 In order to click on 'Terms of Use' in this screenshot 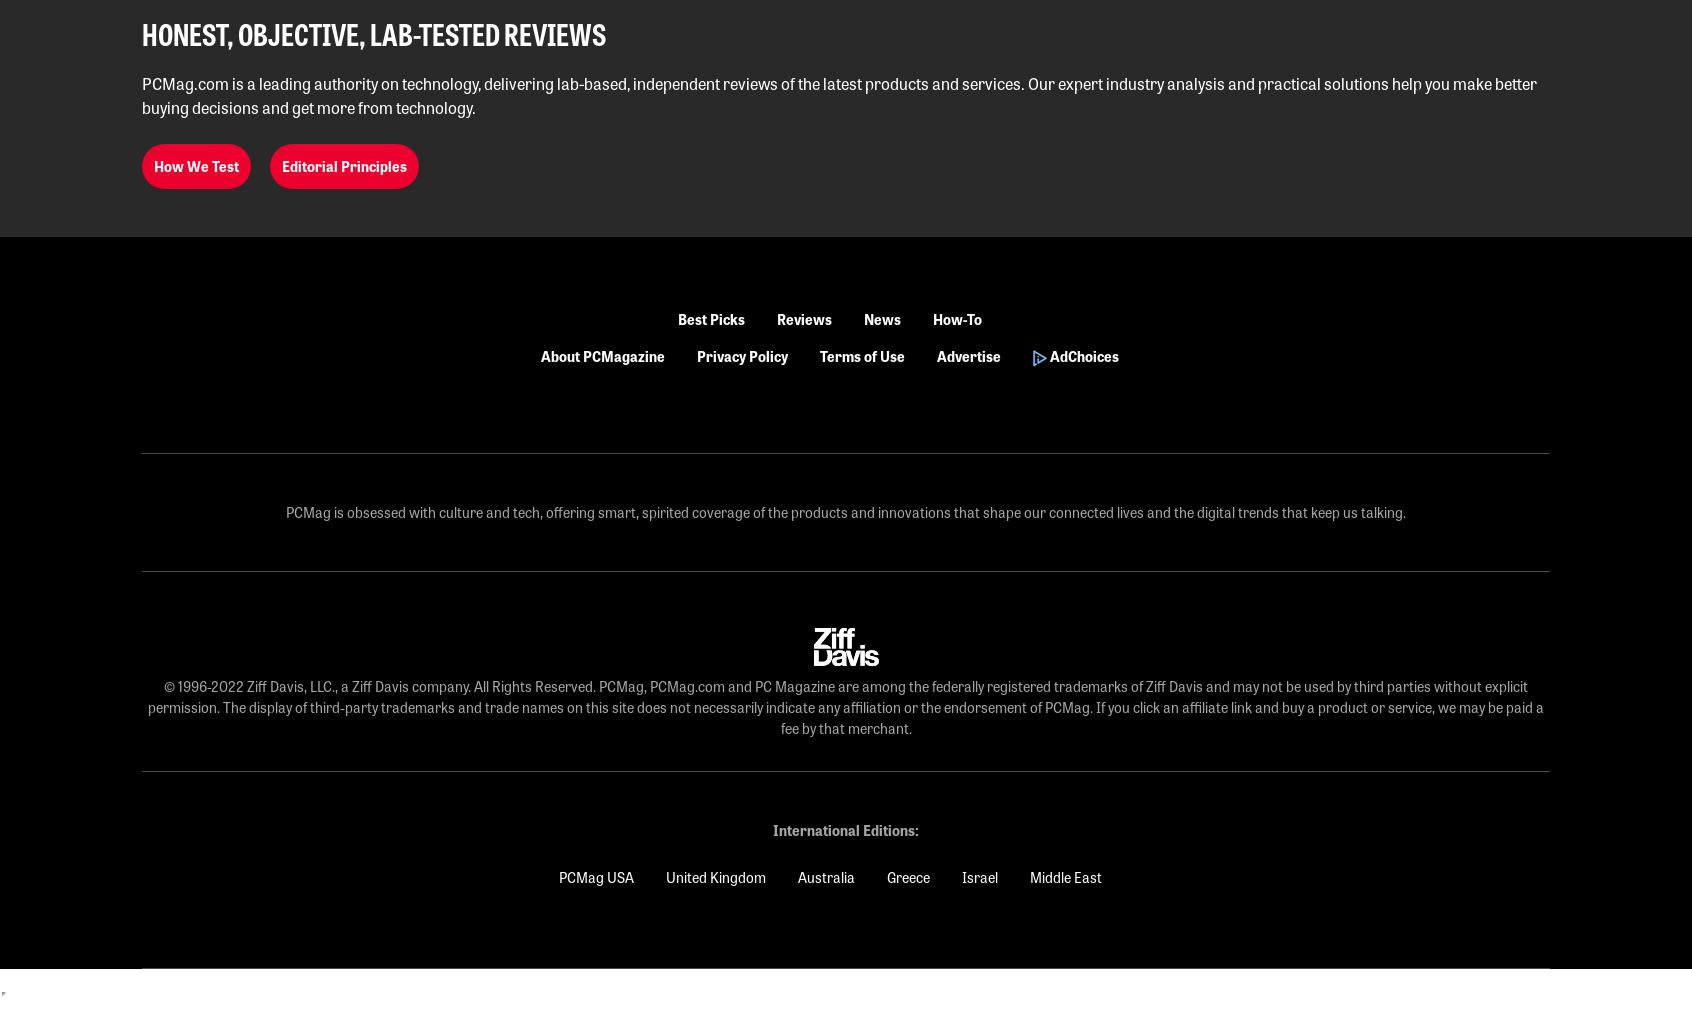, I will do `click(861, 354)`.